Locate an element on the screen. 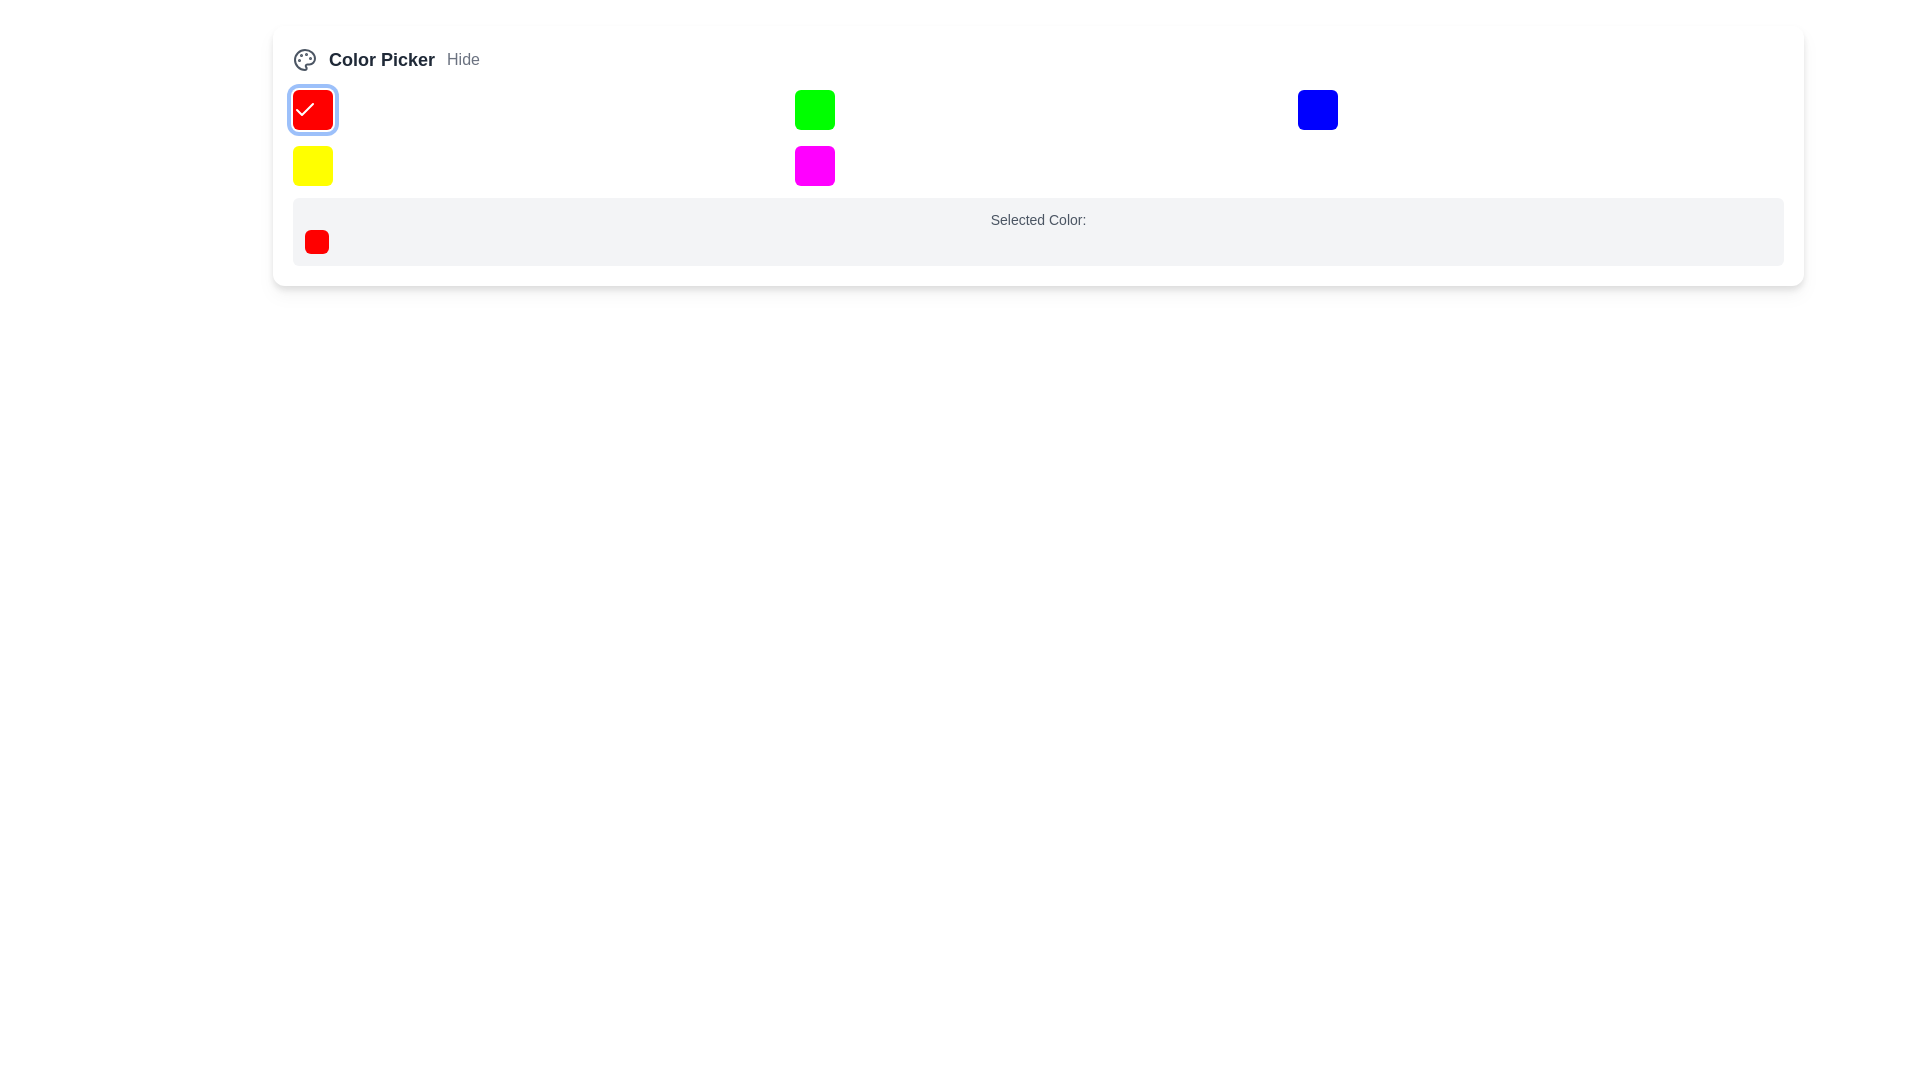 Image resolution: width=1920 pixels, height=1080 pixels. the middle square in the first row of the color selector grid is located at coordinates (815, 110).